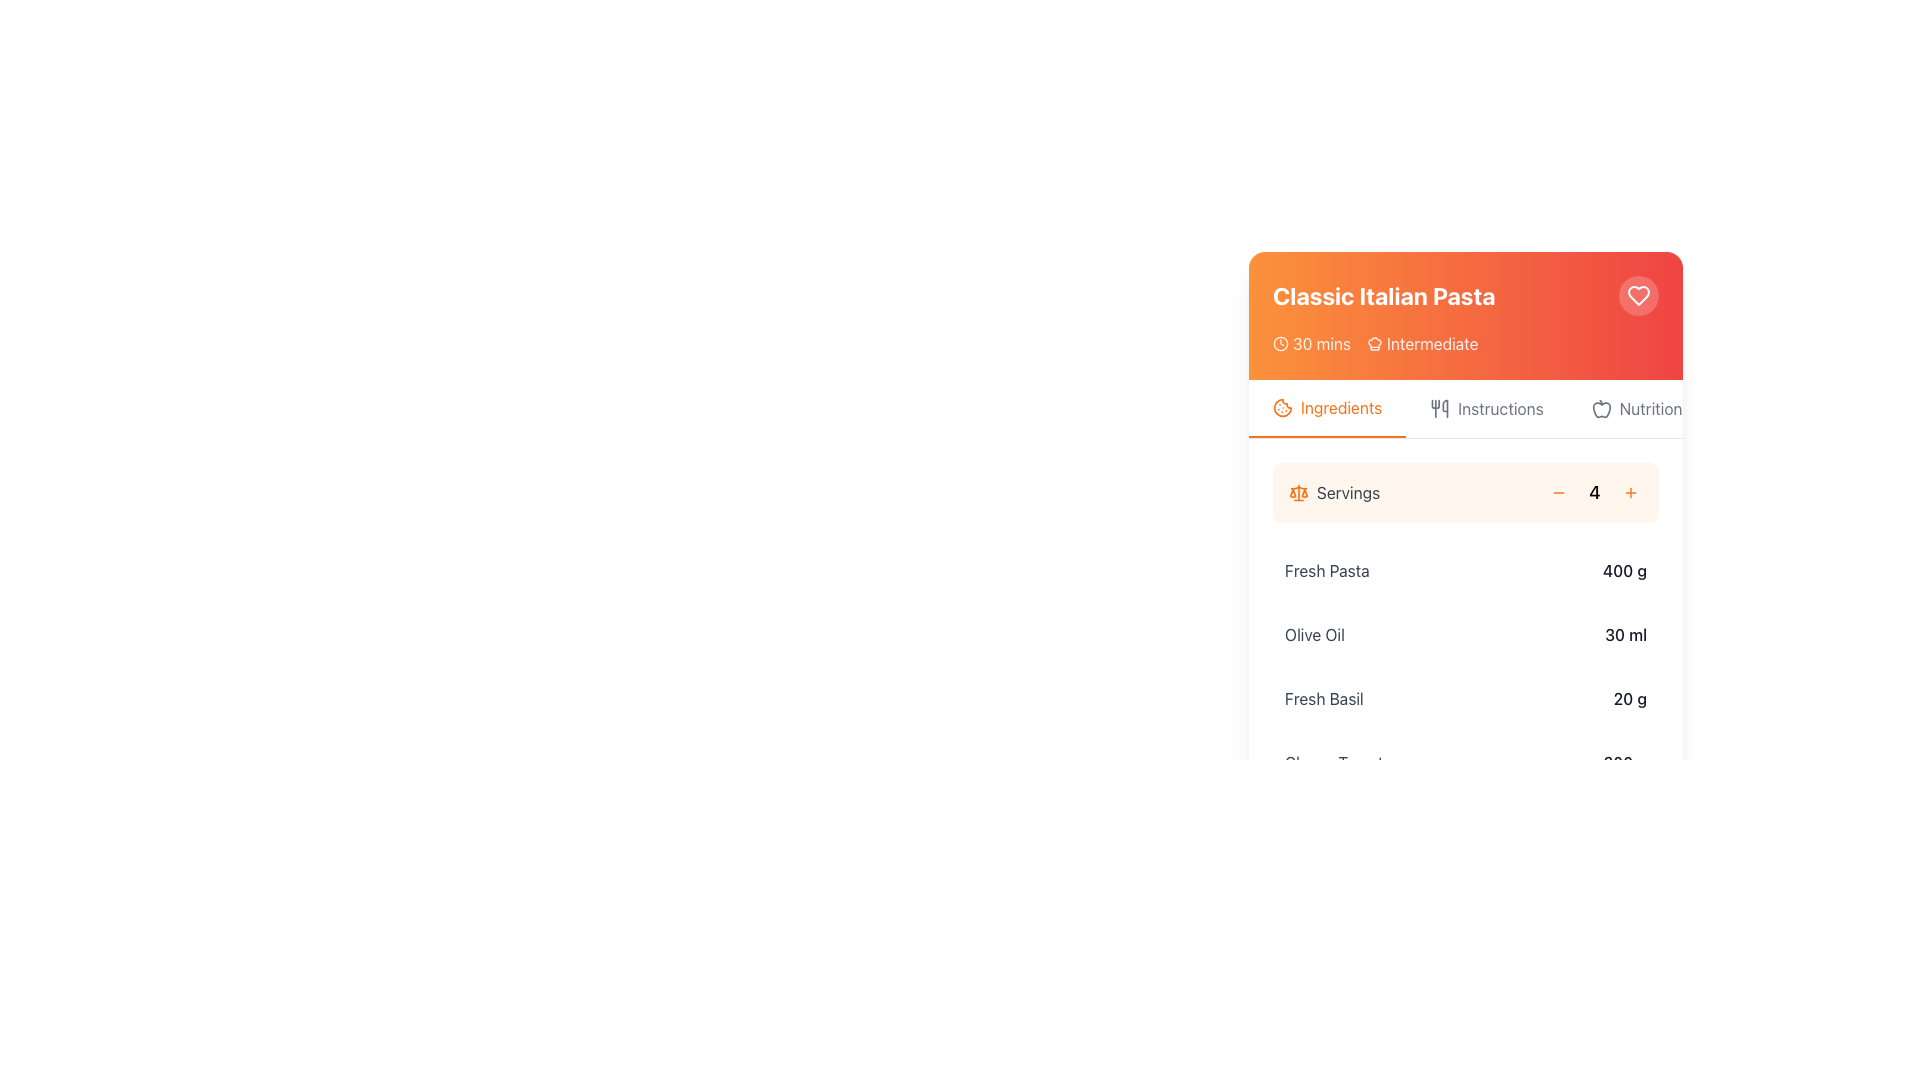  Describe the element at coordinates (1327, 407) in the screenshot. I see `the 'Ingredients' tab button, which is styled with orange text and an orange underline, located at the top-left part of the recipe section tab group` at that location.